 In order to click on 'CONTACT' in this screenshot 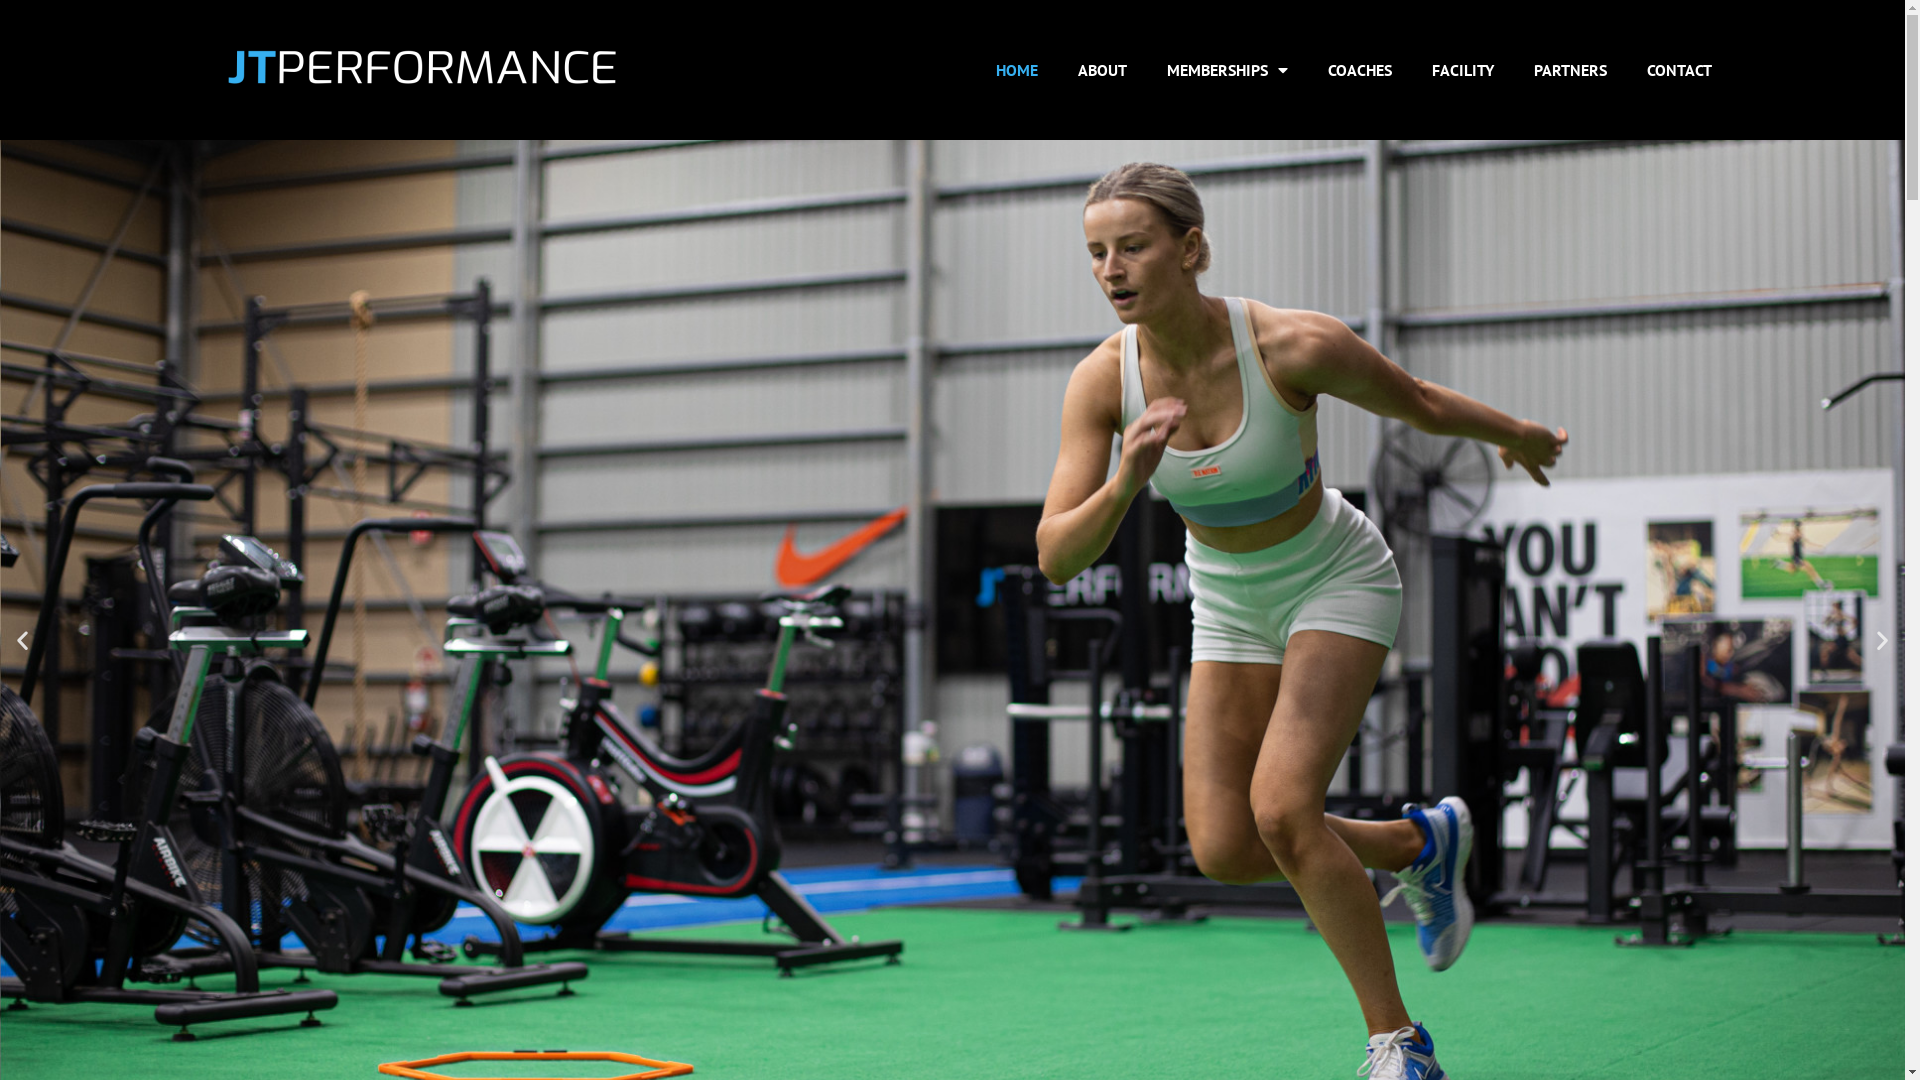, I will do `click(1627, 68)`.